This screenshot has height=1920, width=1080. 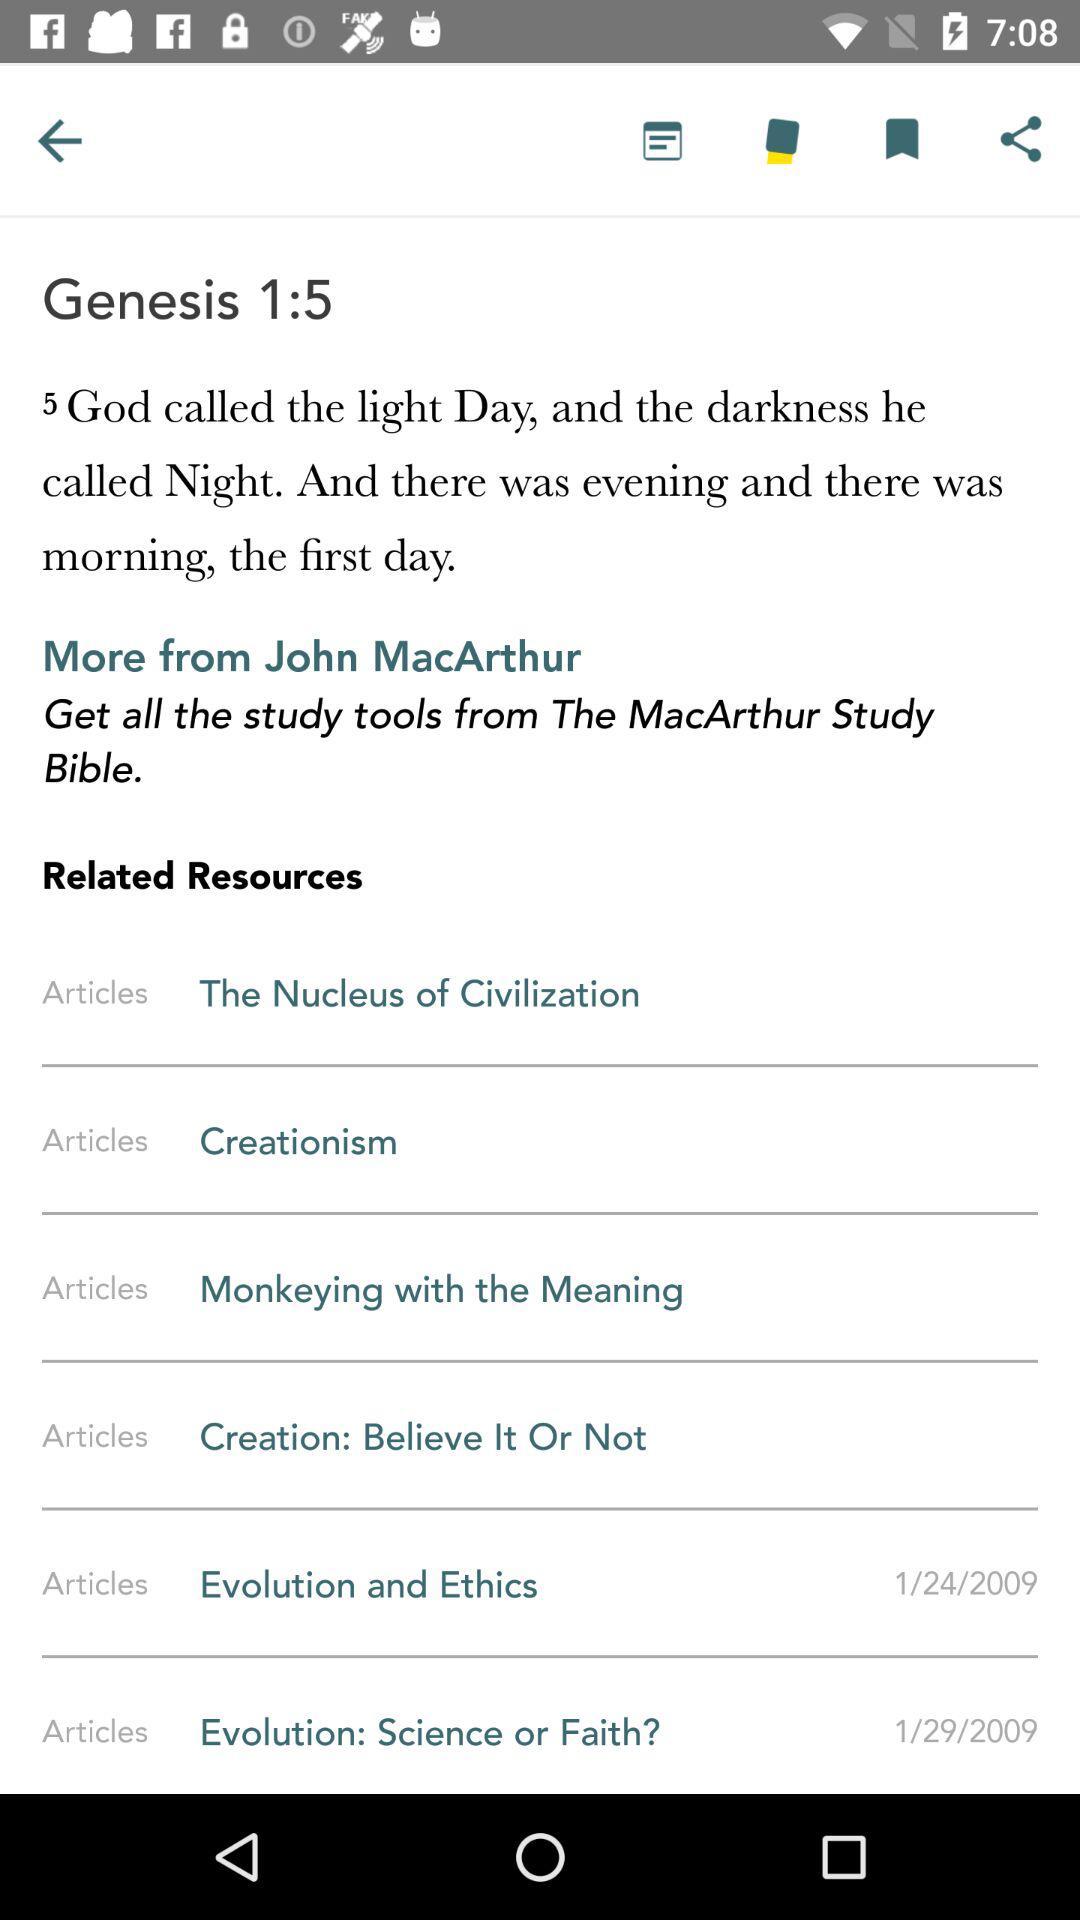 What do you see at coordinates (58, 139) in the screenshot?
I see `previous` at bounding box center [58, 139].